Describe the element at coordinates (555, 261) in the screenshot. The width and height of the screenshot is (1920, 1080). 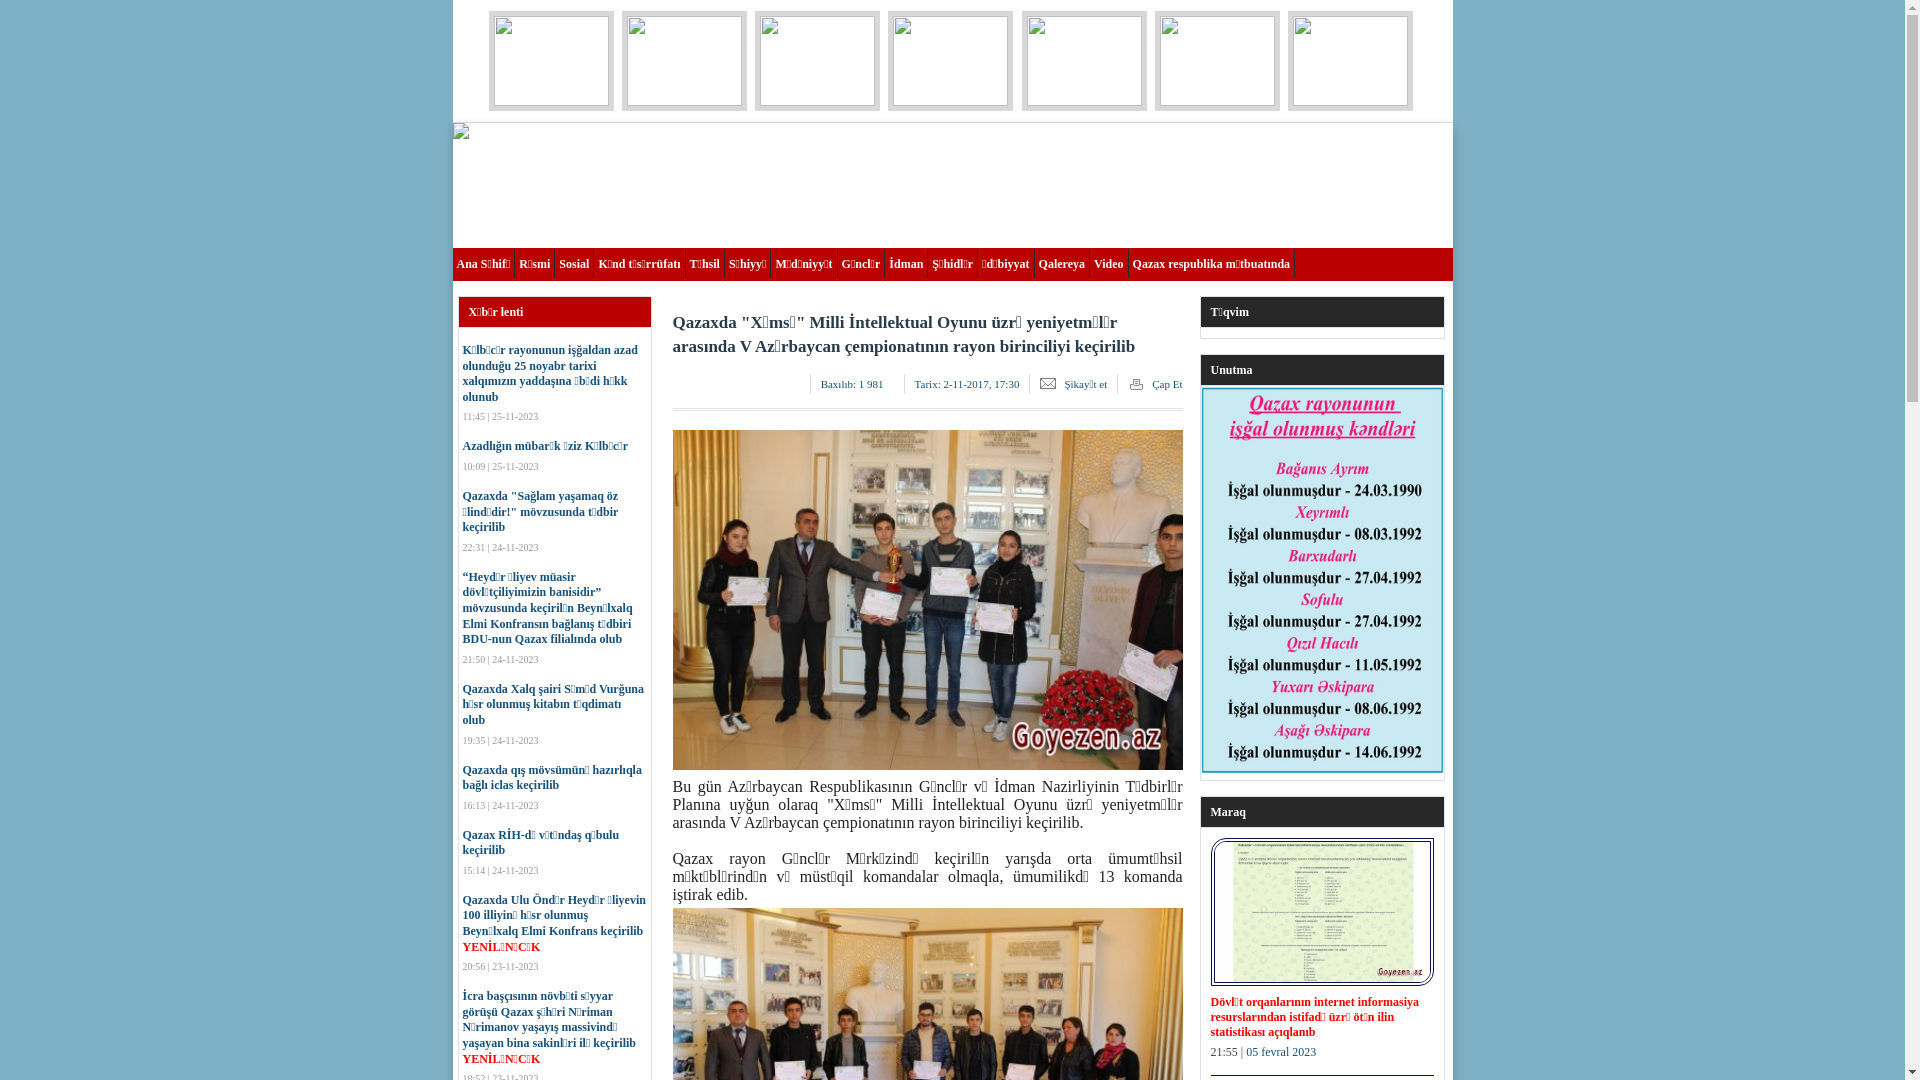
I see `'Sosial'` at that location.